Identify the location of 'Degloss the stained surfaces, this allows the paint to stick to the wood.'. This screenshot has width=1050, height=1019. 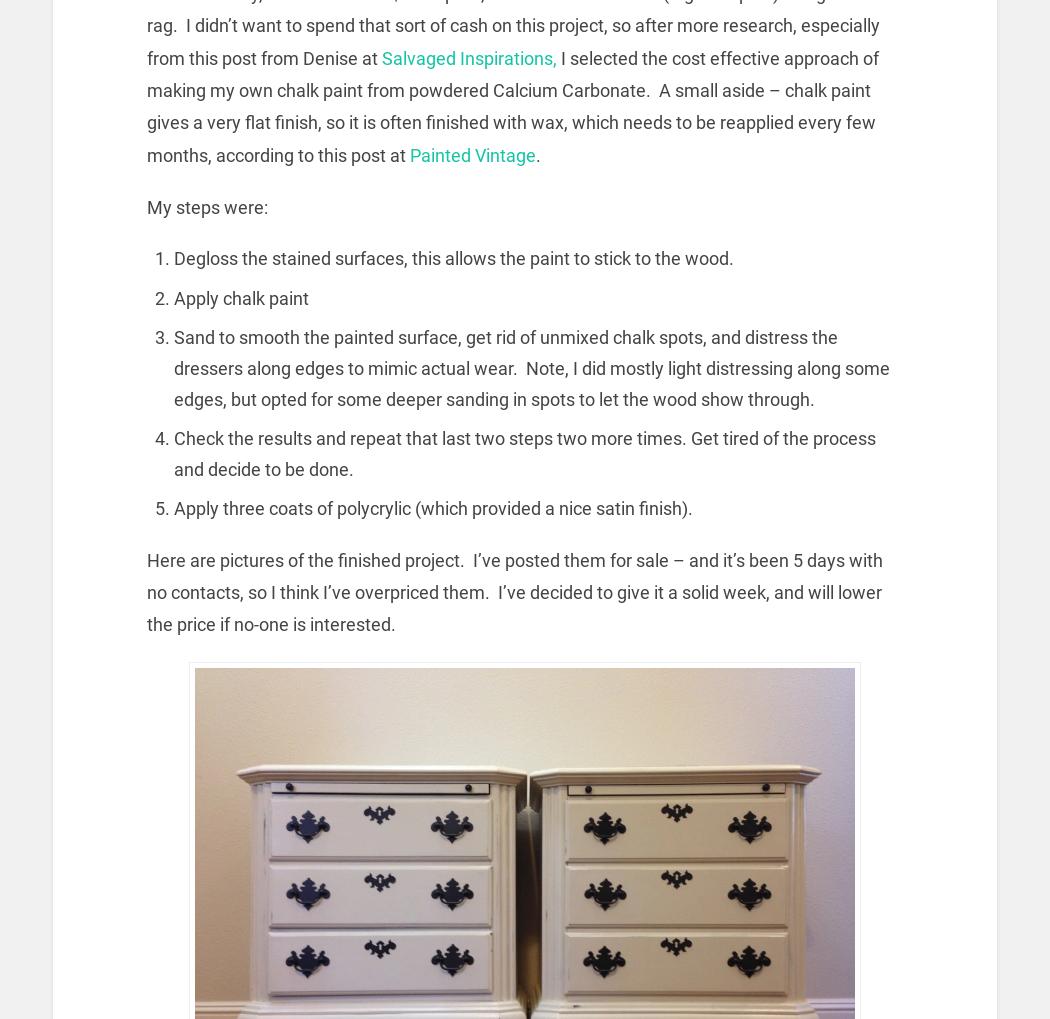
(173, 258).